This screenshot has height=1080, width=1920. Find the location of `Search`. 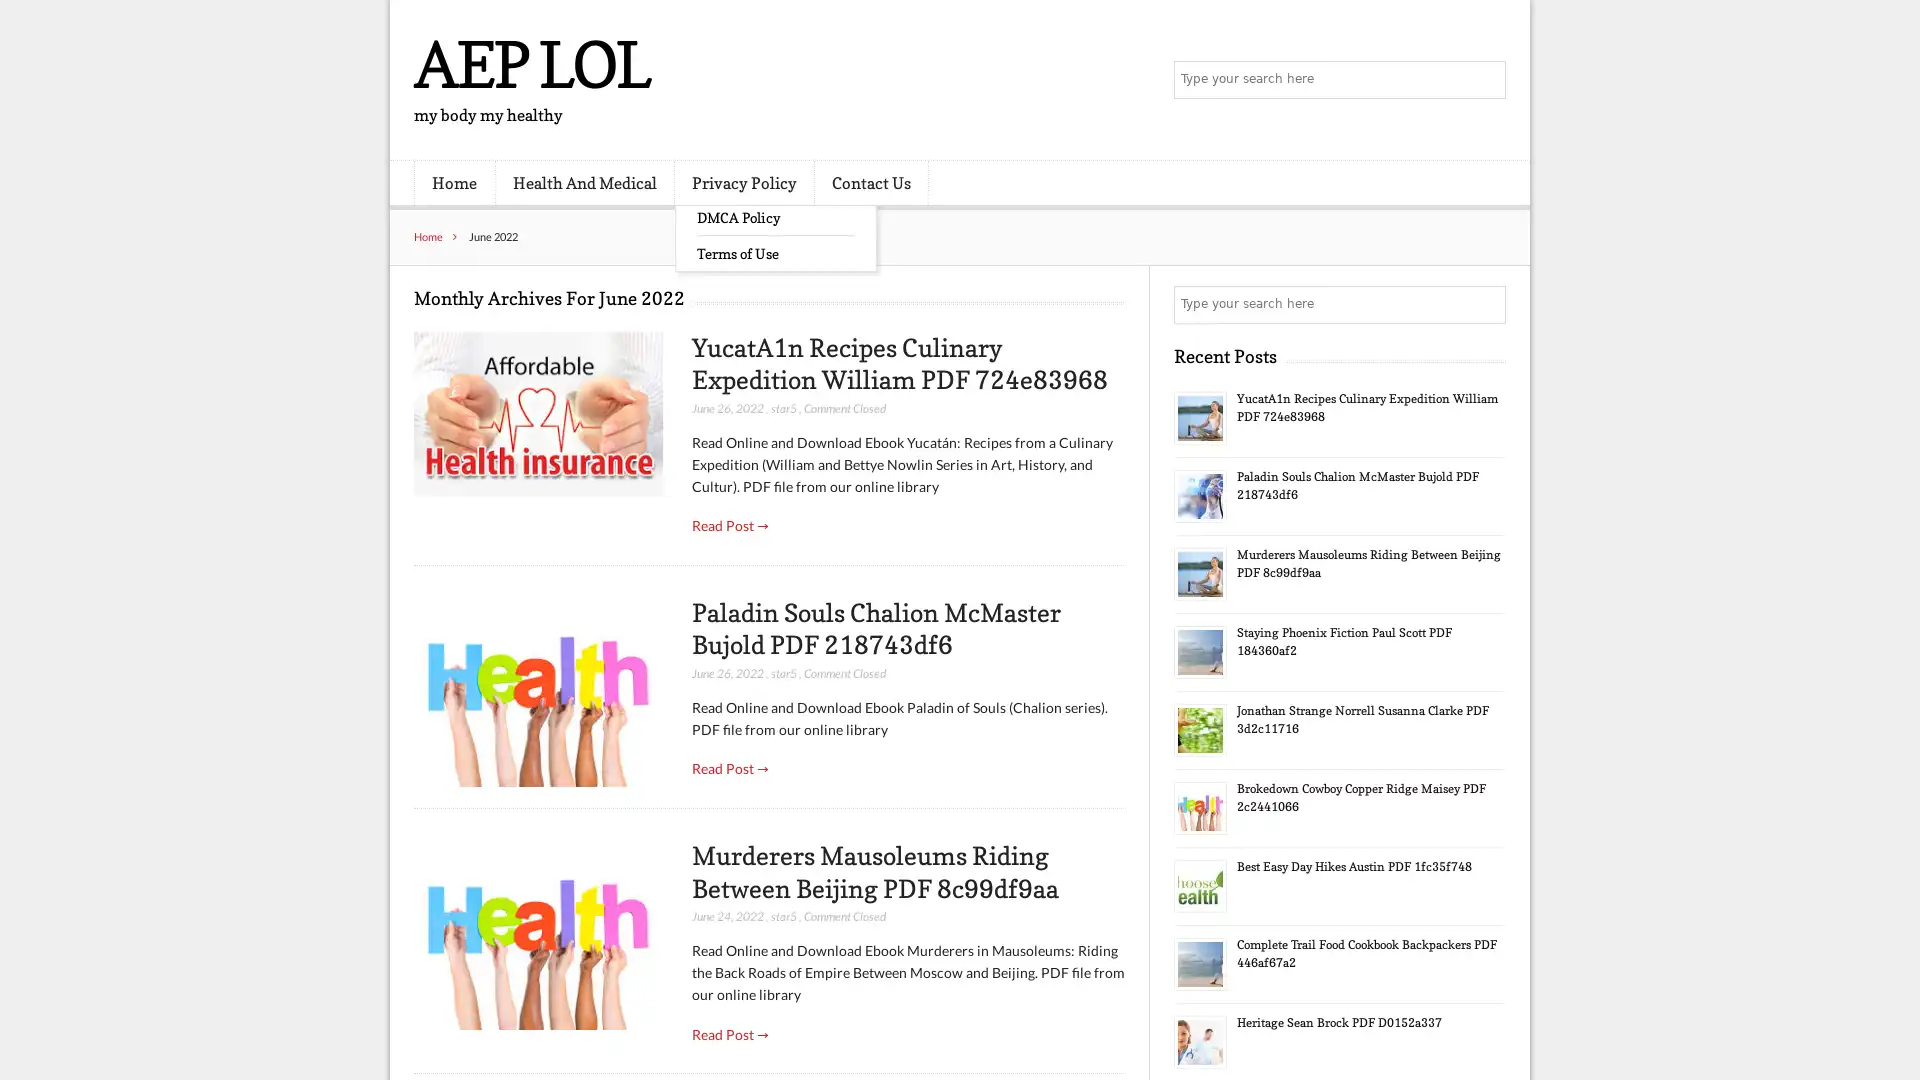

Search is located at coordinates (1485, 80).